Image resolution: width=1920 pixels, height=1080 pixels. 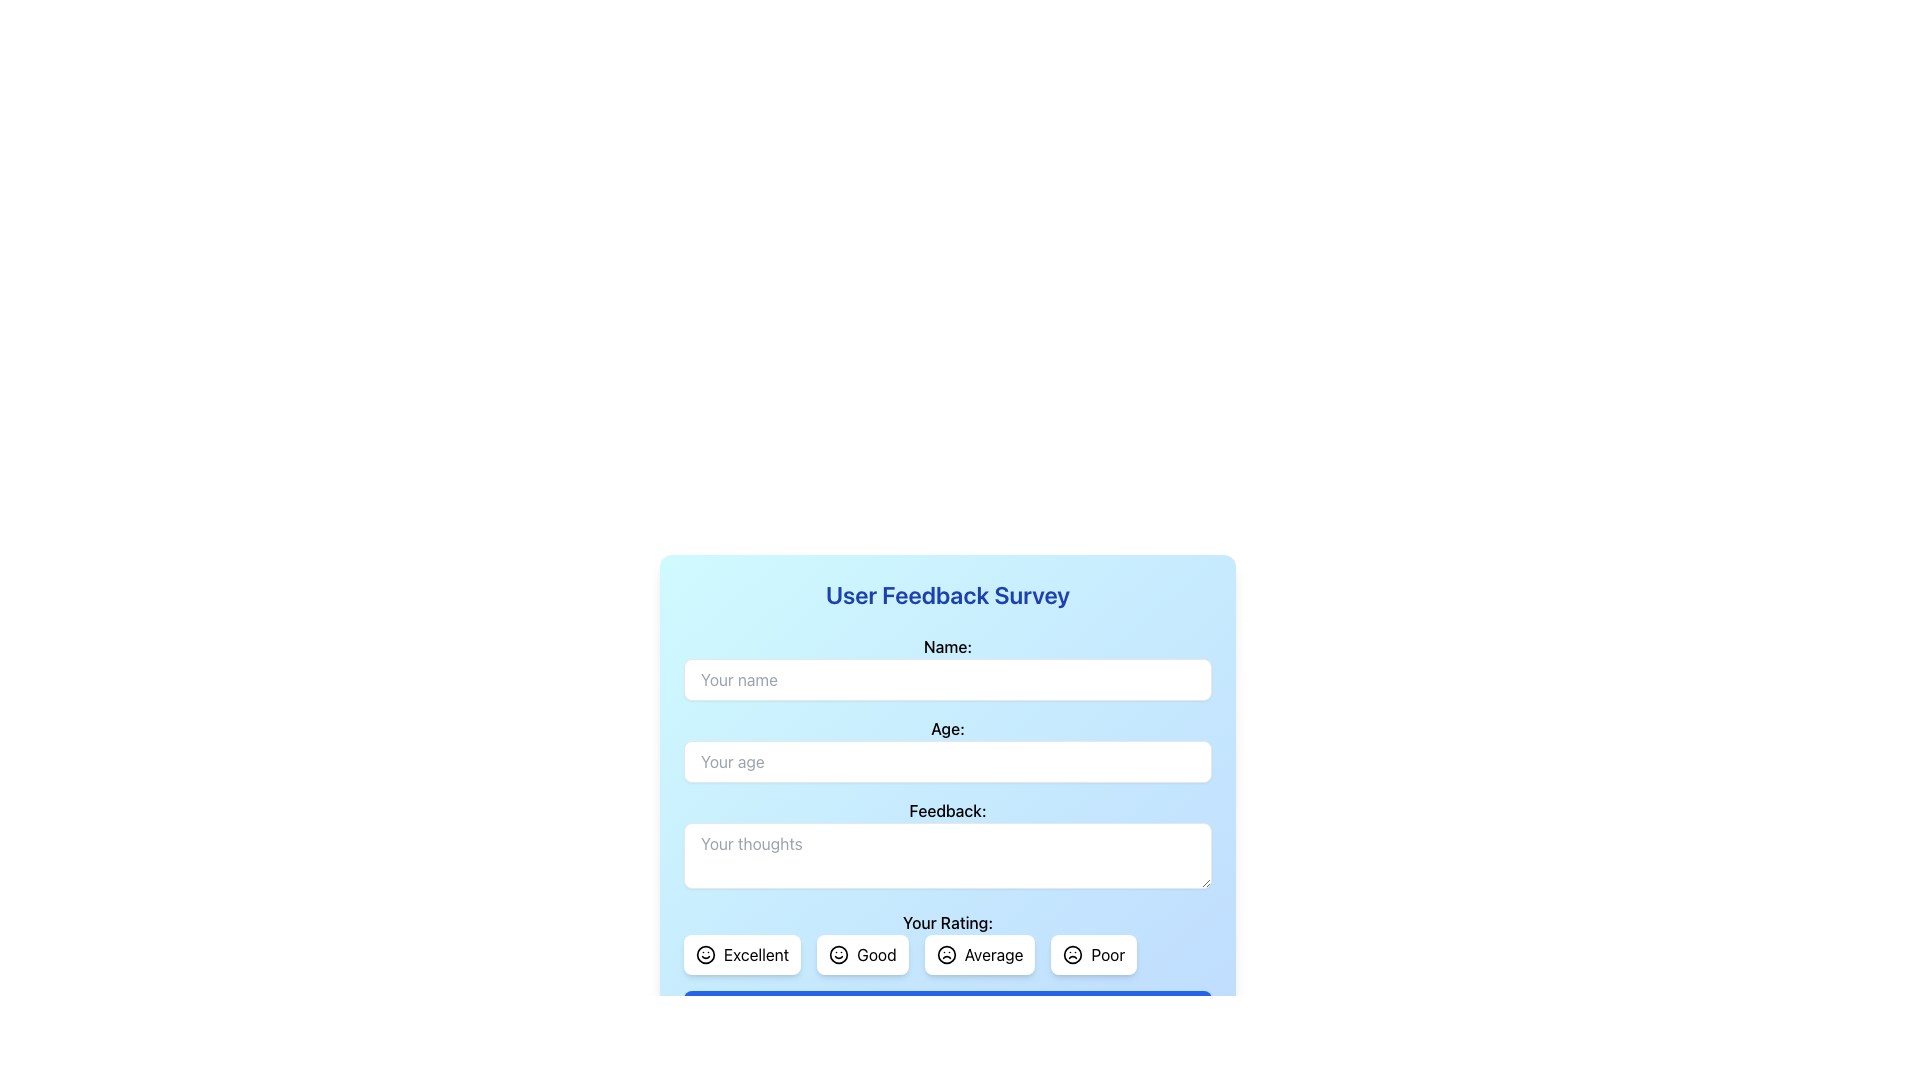 What do you see at coordinates (947, 942) in the screenshot?
I see `the 'Average' rating button, which is the third option in the rating group under the 'Your Rating:' label in the 'User Feedback Survey' form` at bounding box center [947, 942].